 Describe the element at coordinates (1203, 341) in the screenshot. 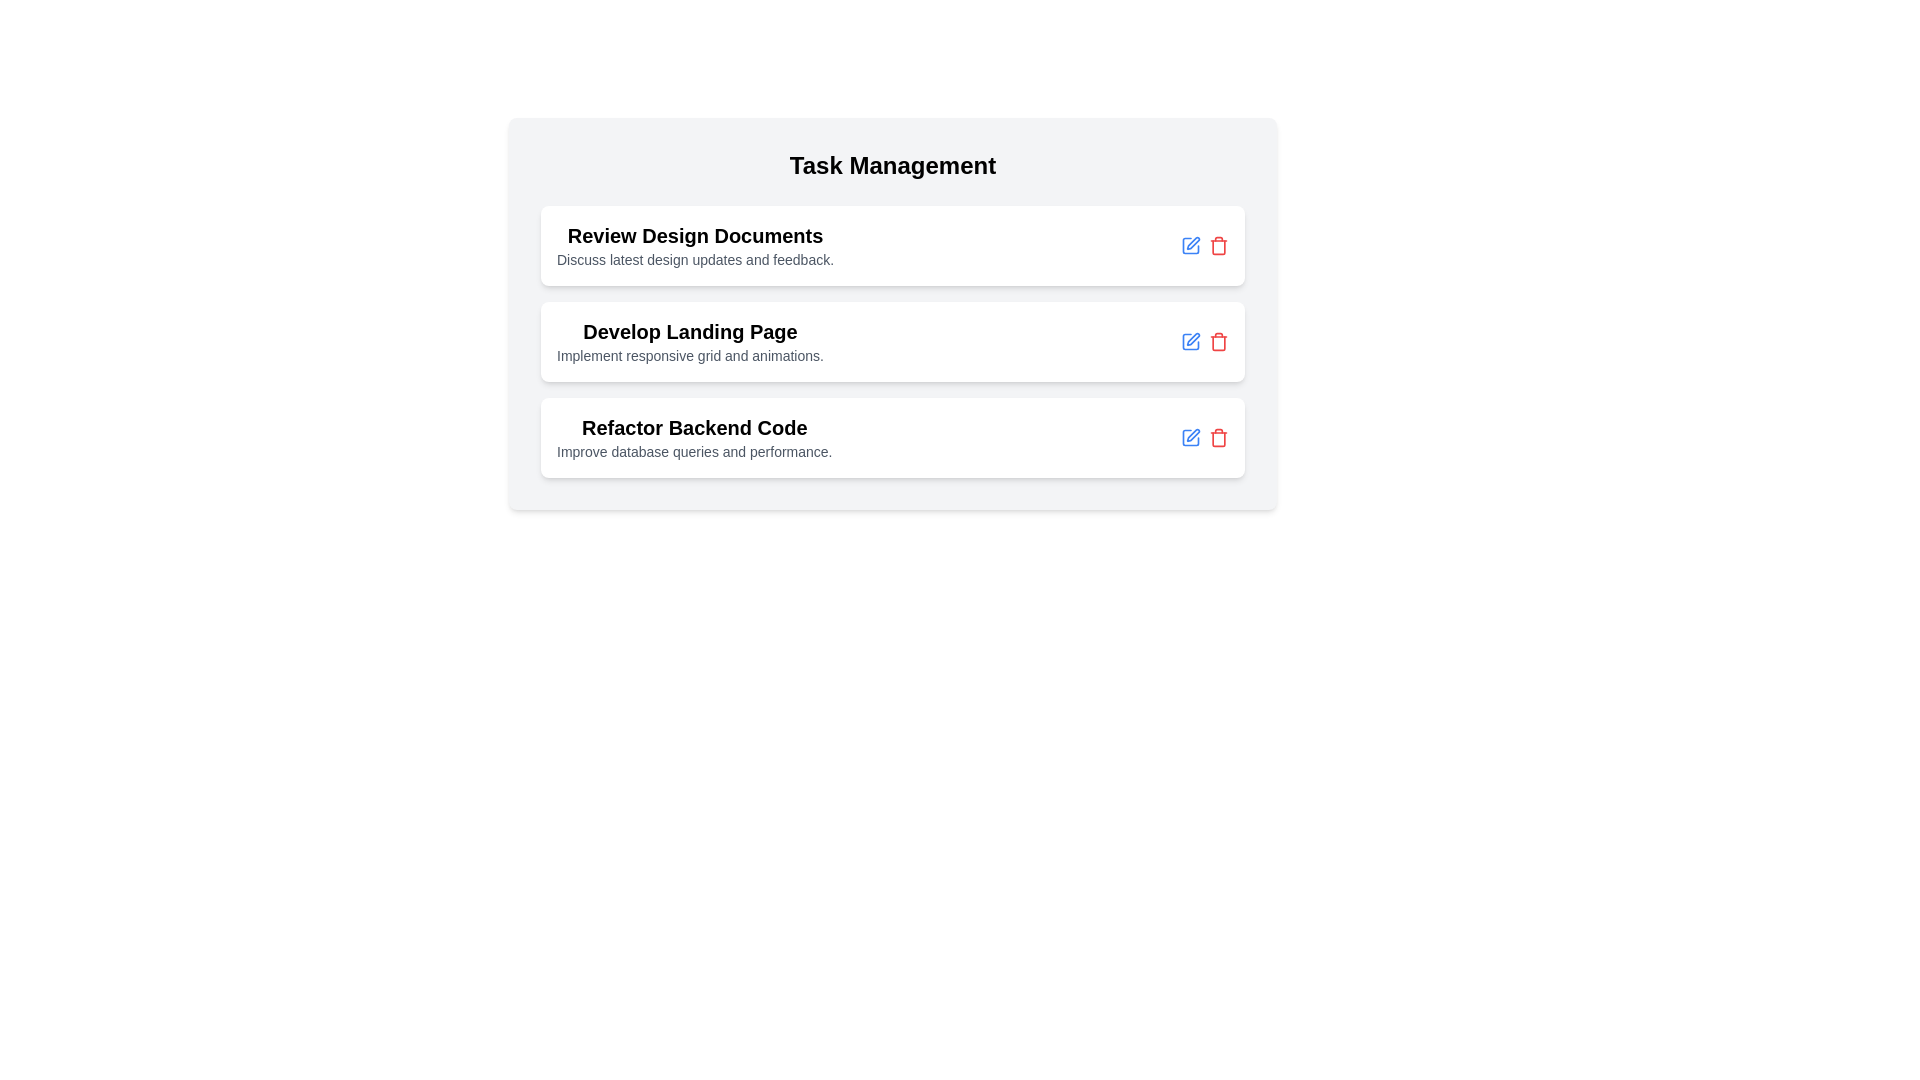

I see `the left blue icon in the button group located in the third task item section labeled 'Develop Landing Page' to enter edit mode` at that location.